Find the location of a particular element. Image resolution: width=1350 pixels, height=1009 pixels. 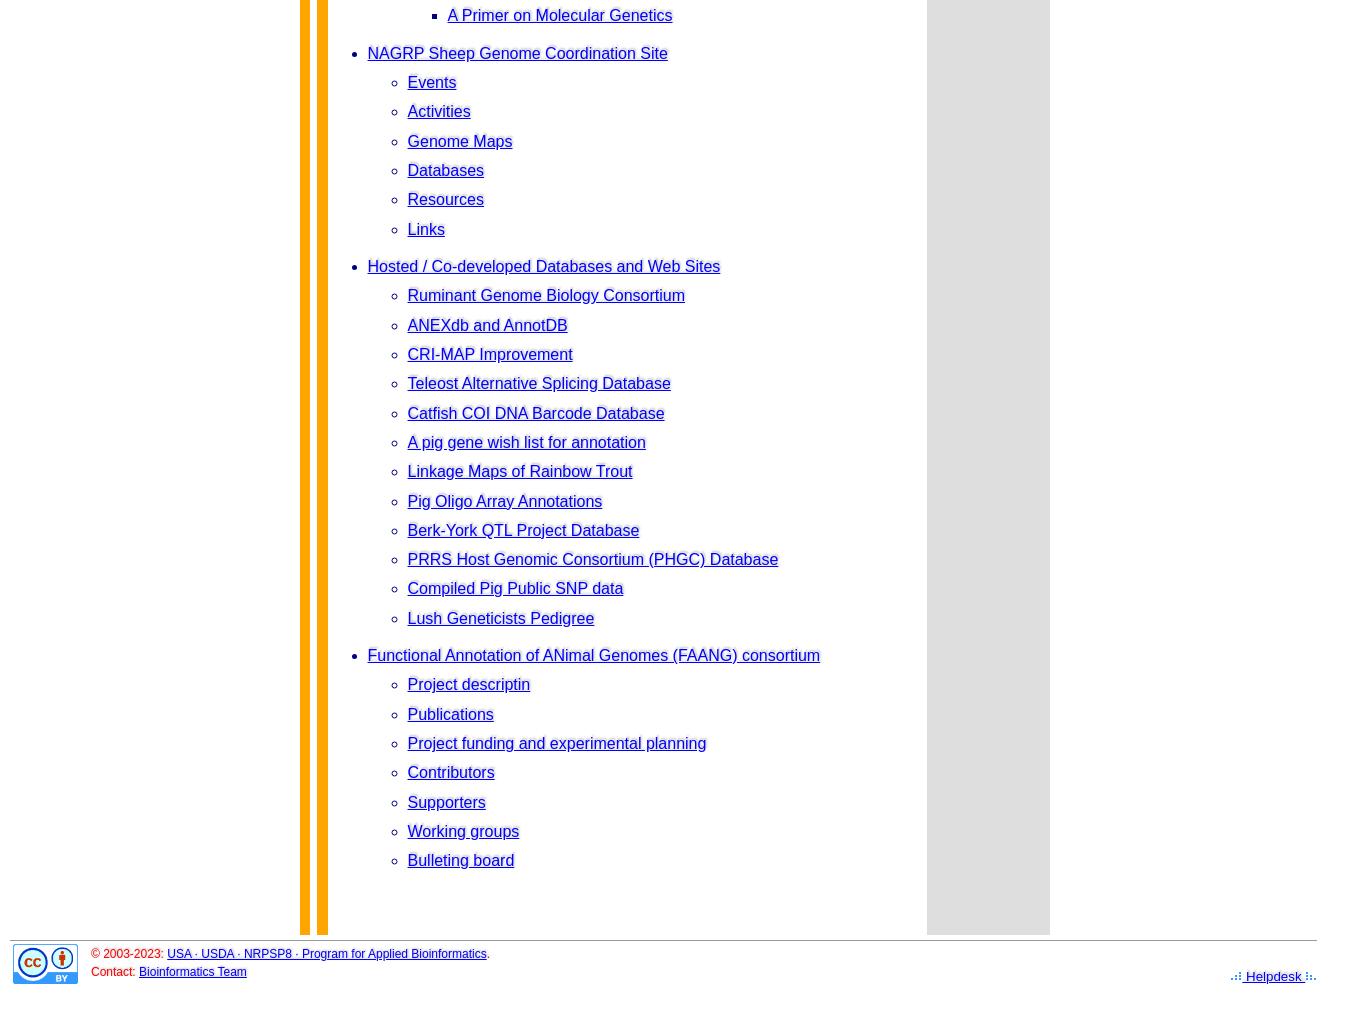

'Links' is located at coordinates (425, 227).